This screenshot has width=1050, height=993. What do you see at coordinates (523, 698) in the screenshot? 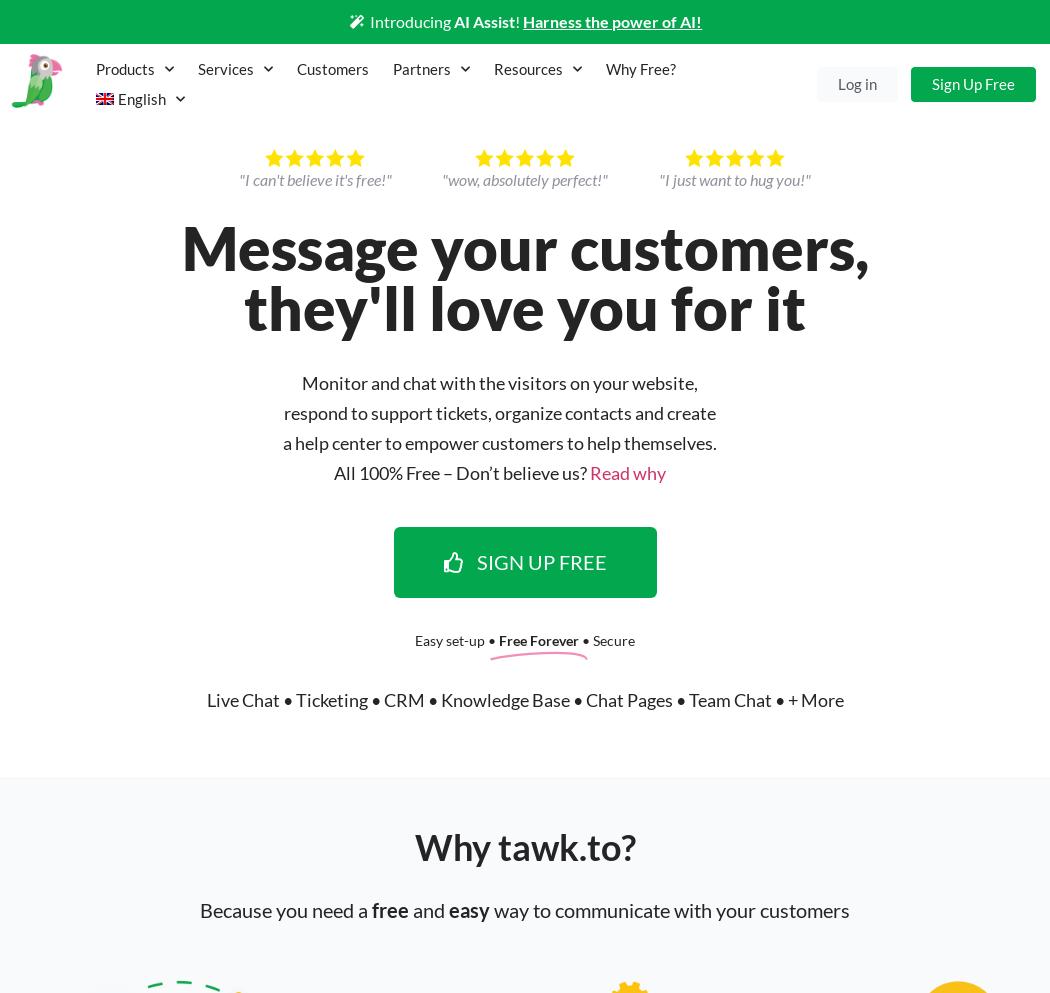
I see `'Live Chat • Ticketing • CRM • Knowledge Base • Chat Pages • Team Chat • + More'` at bounding box center [523, 698].